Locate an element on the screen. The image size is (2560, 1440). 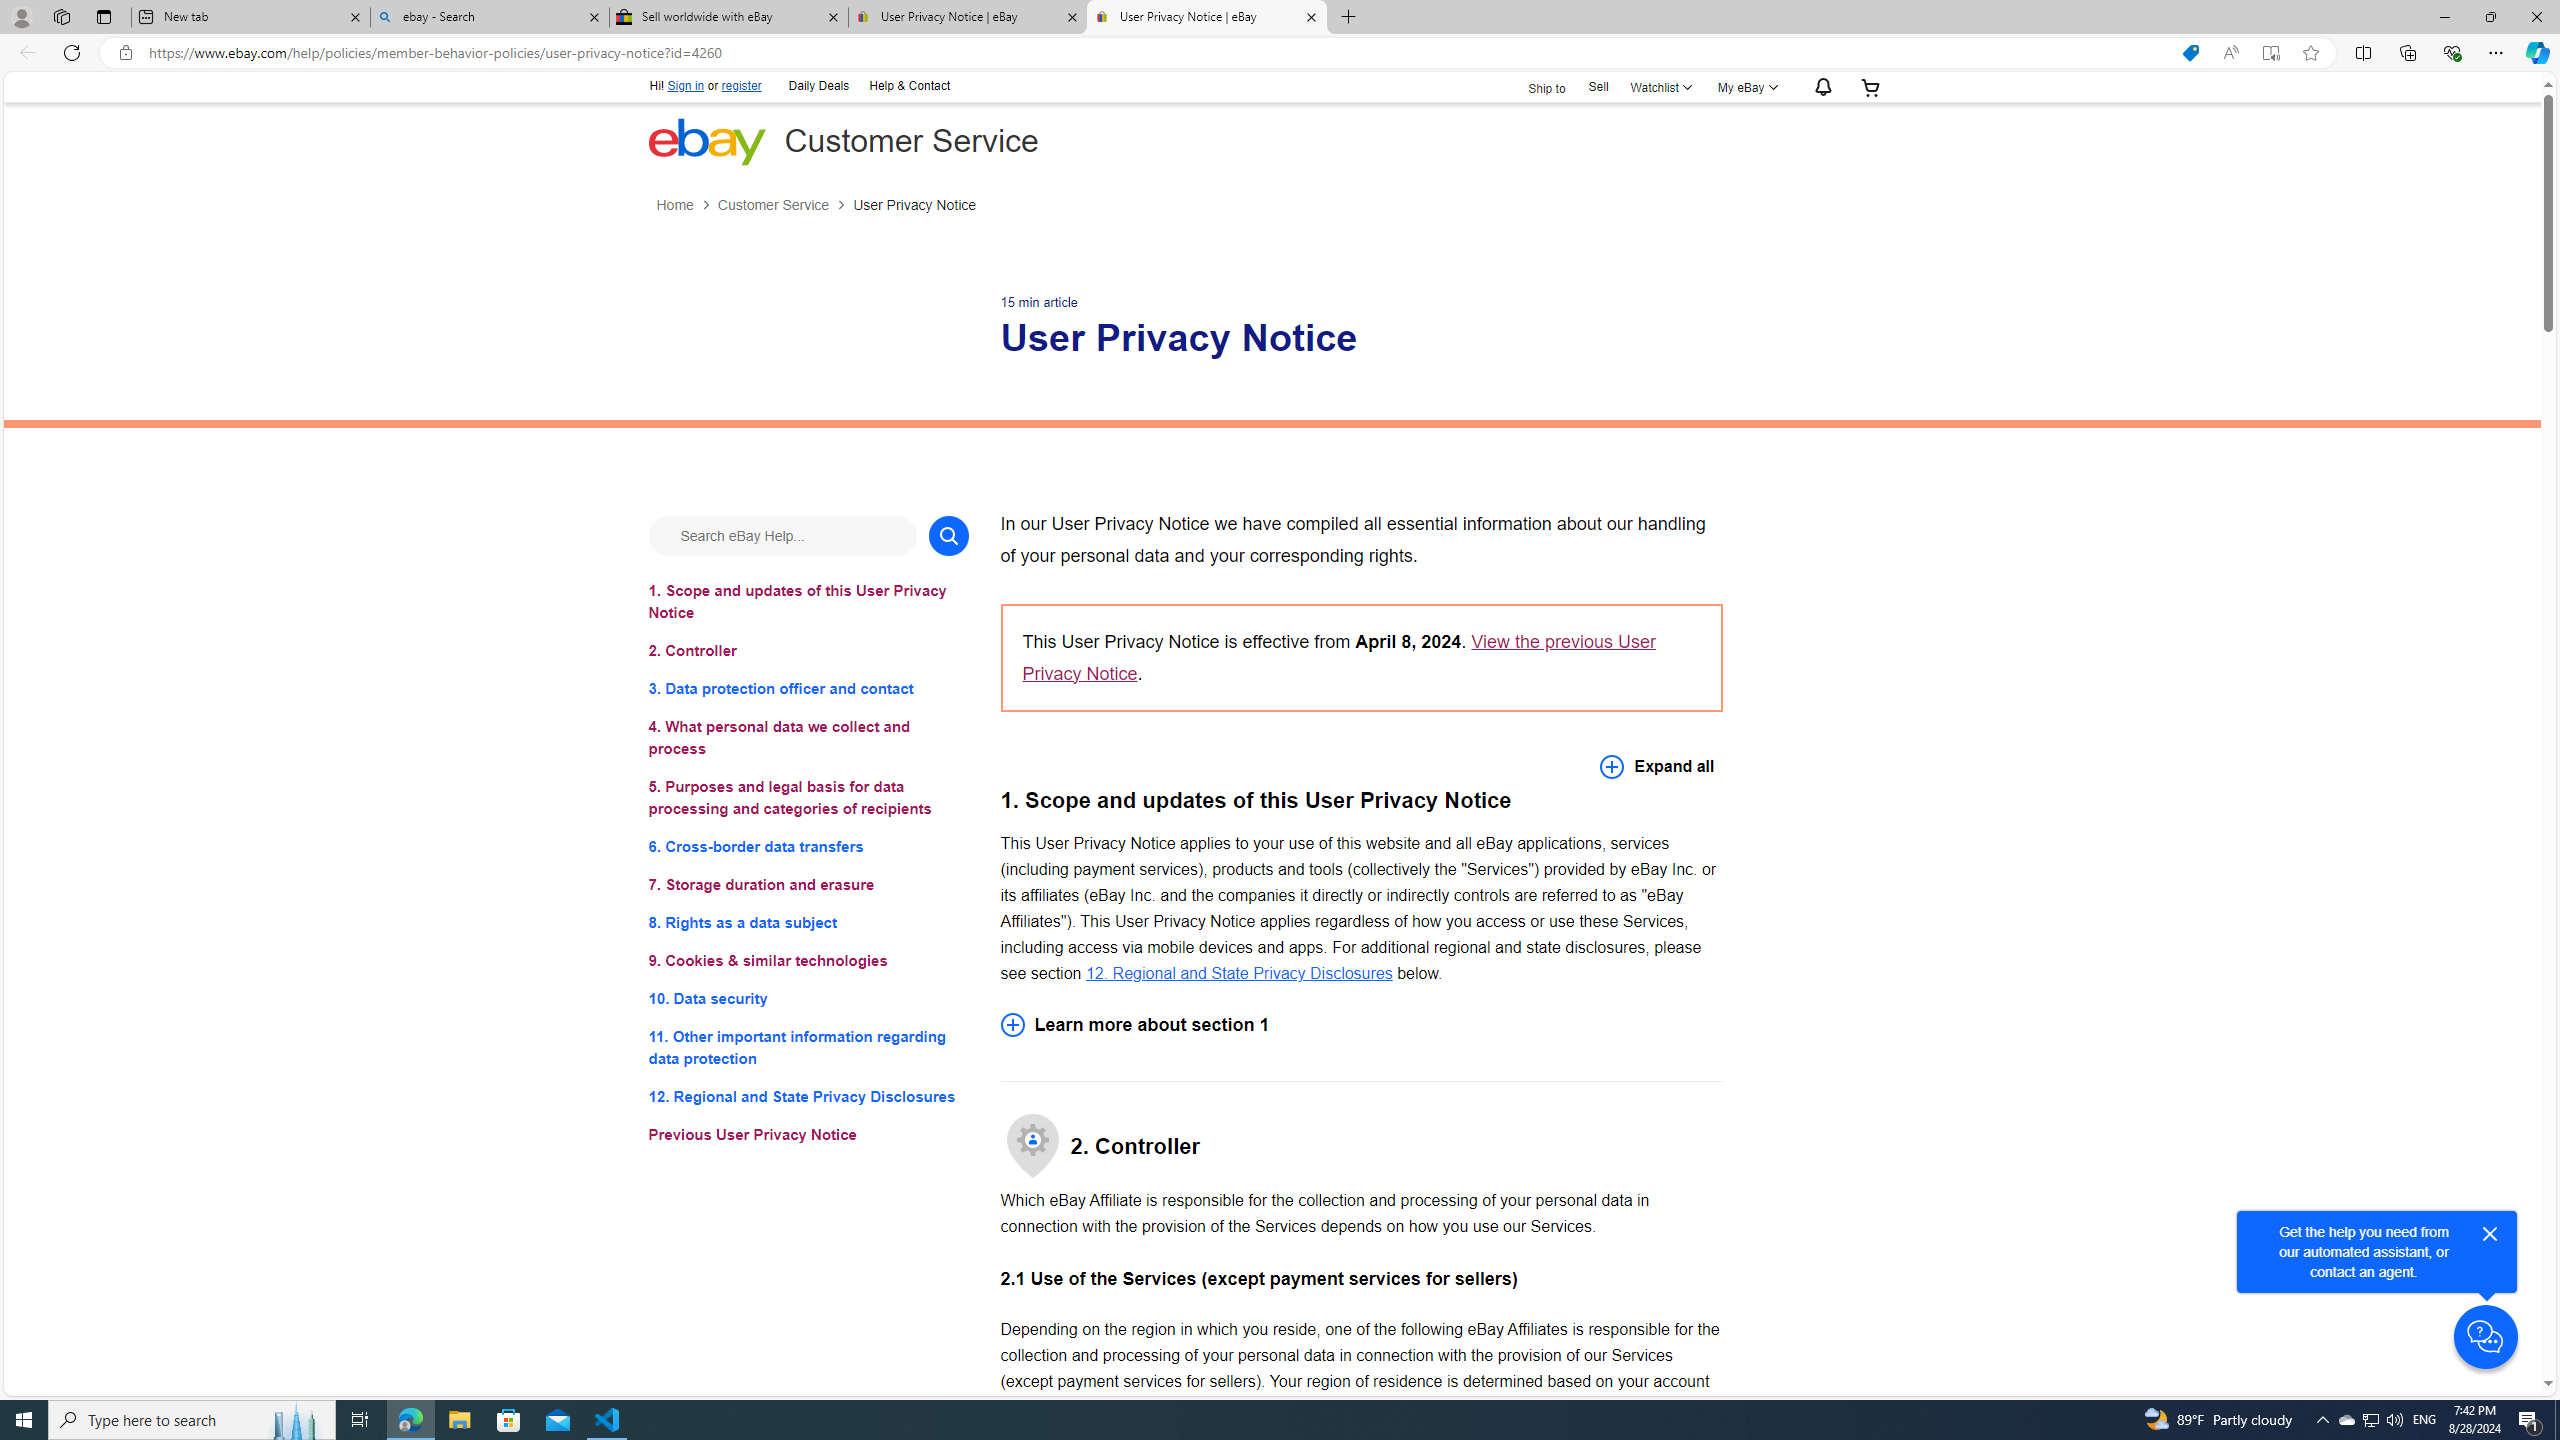
'8. Rights as a data subject' is located at coordinates (807, 922).